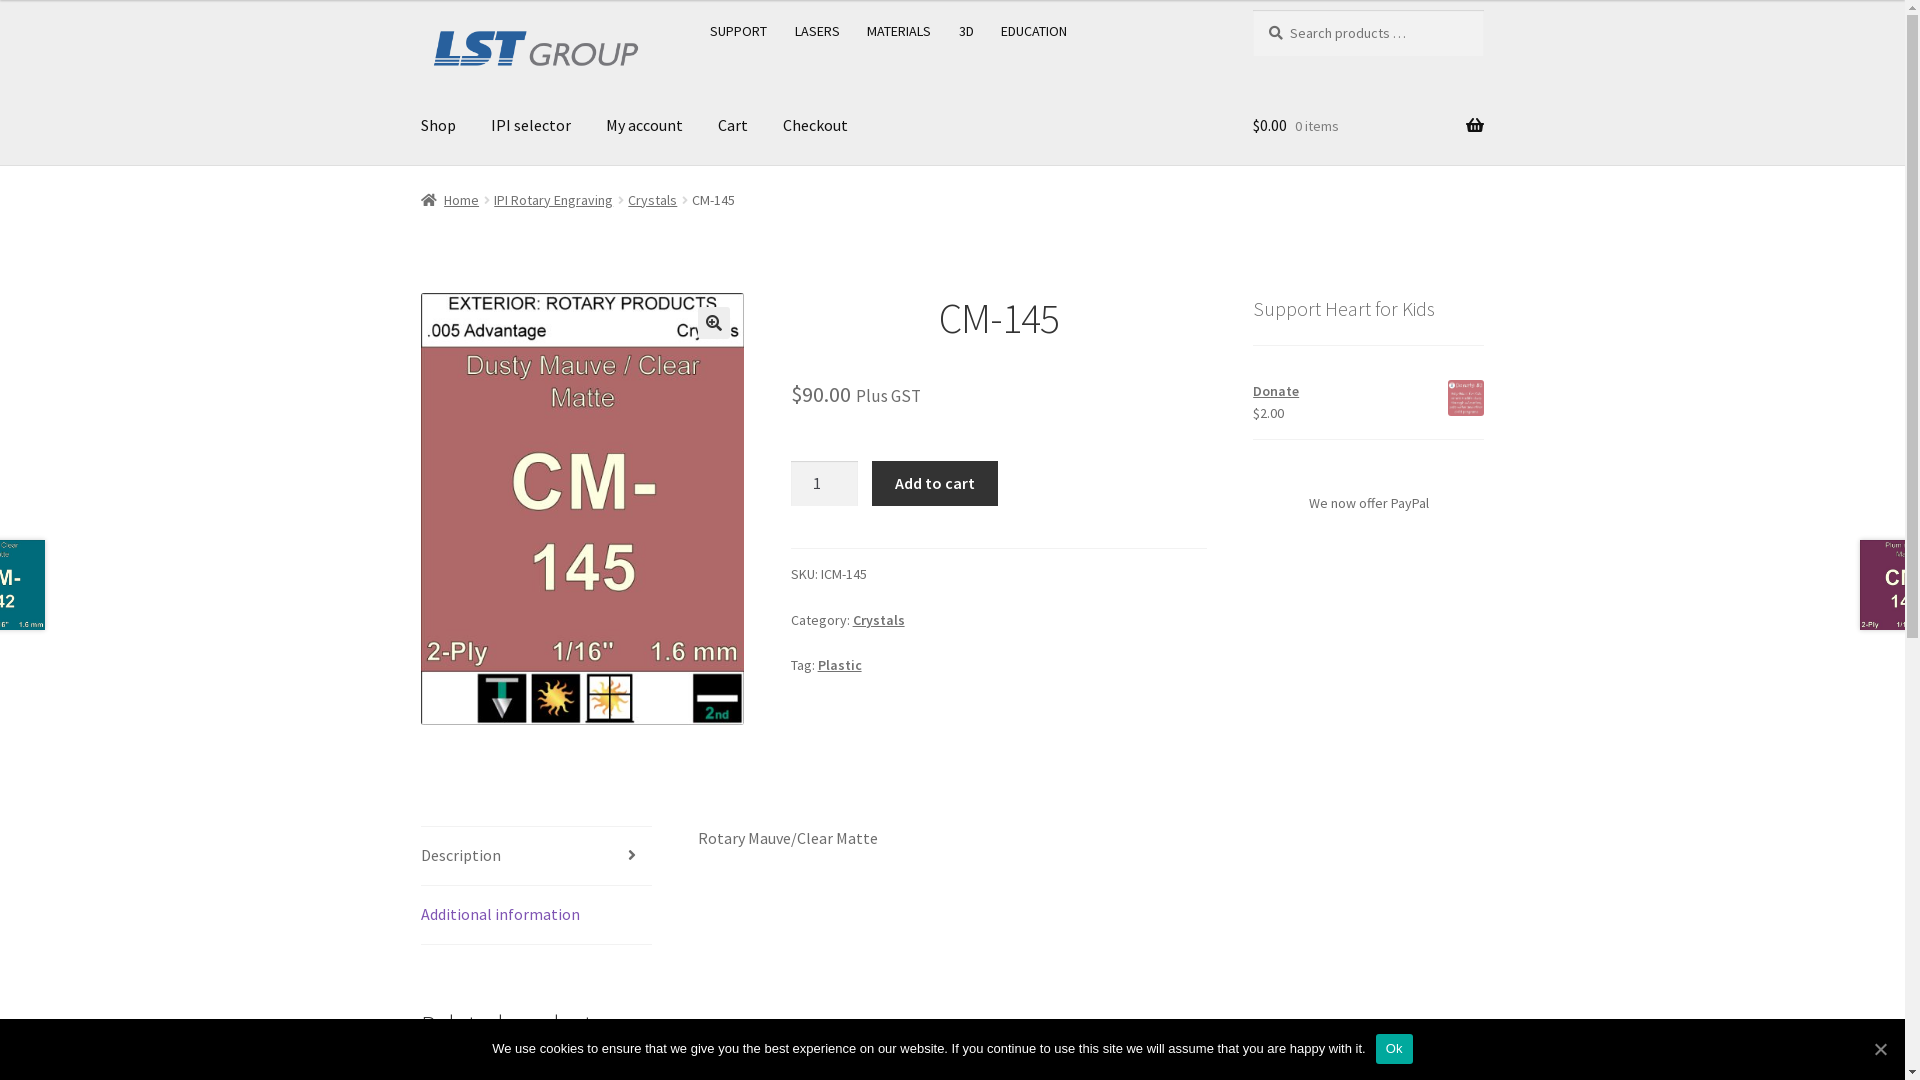  What do you see at coordinates (437, 126) in the screenshot?
I see `'Shop'` at bounding box center [437, 126].